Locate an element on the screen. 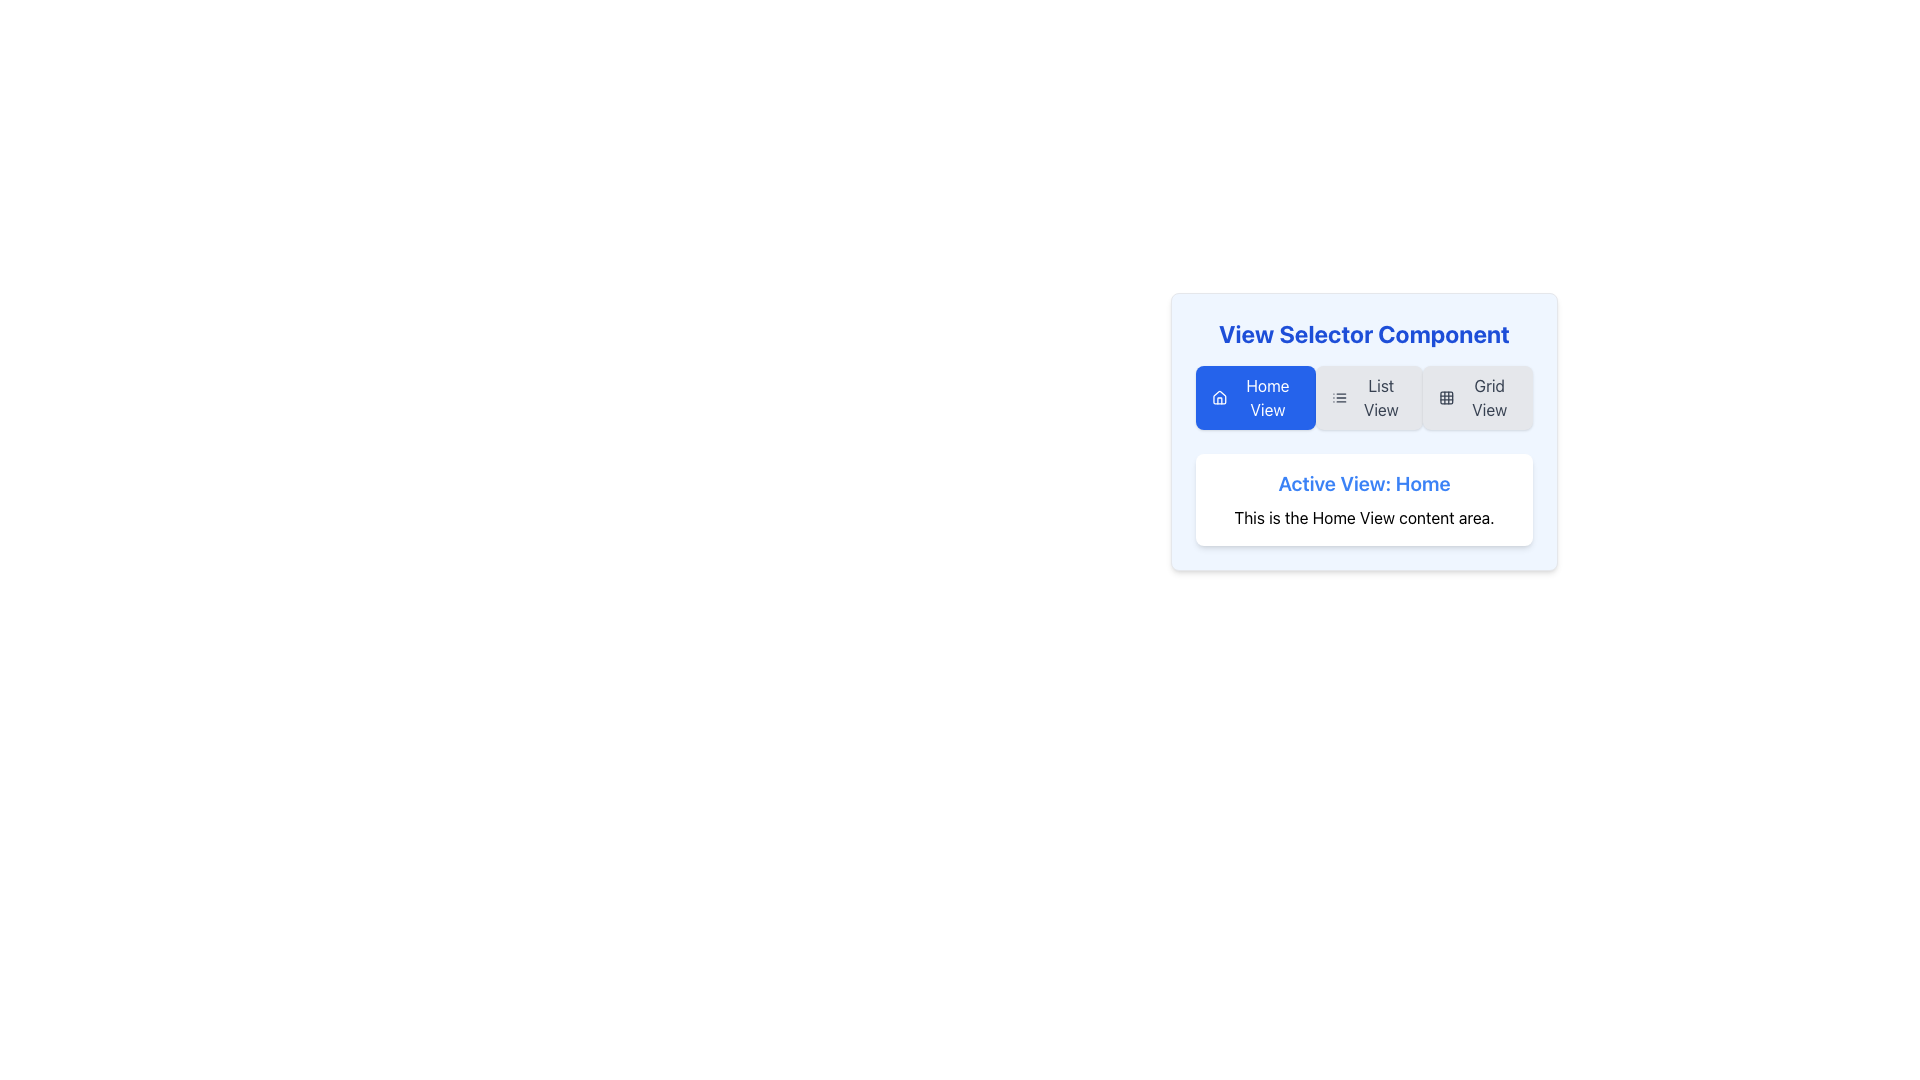 The image size is (1920, 1080). the house icon located within the blue rectangular button labeled 'Home View' in the 'View Selector Component' UI is located at coordinates (1218, 397).